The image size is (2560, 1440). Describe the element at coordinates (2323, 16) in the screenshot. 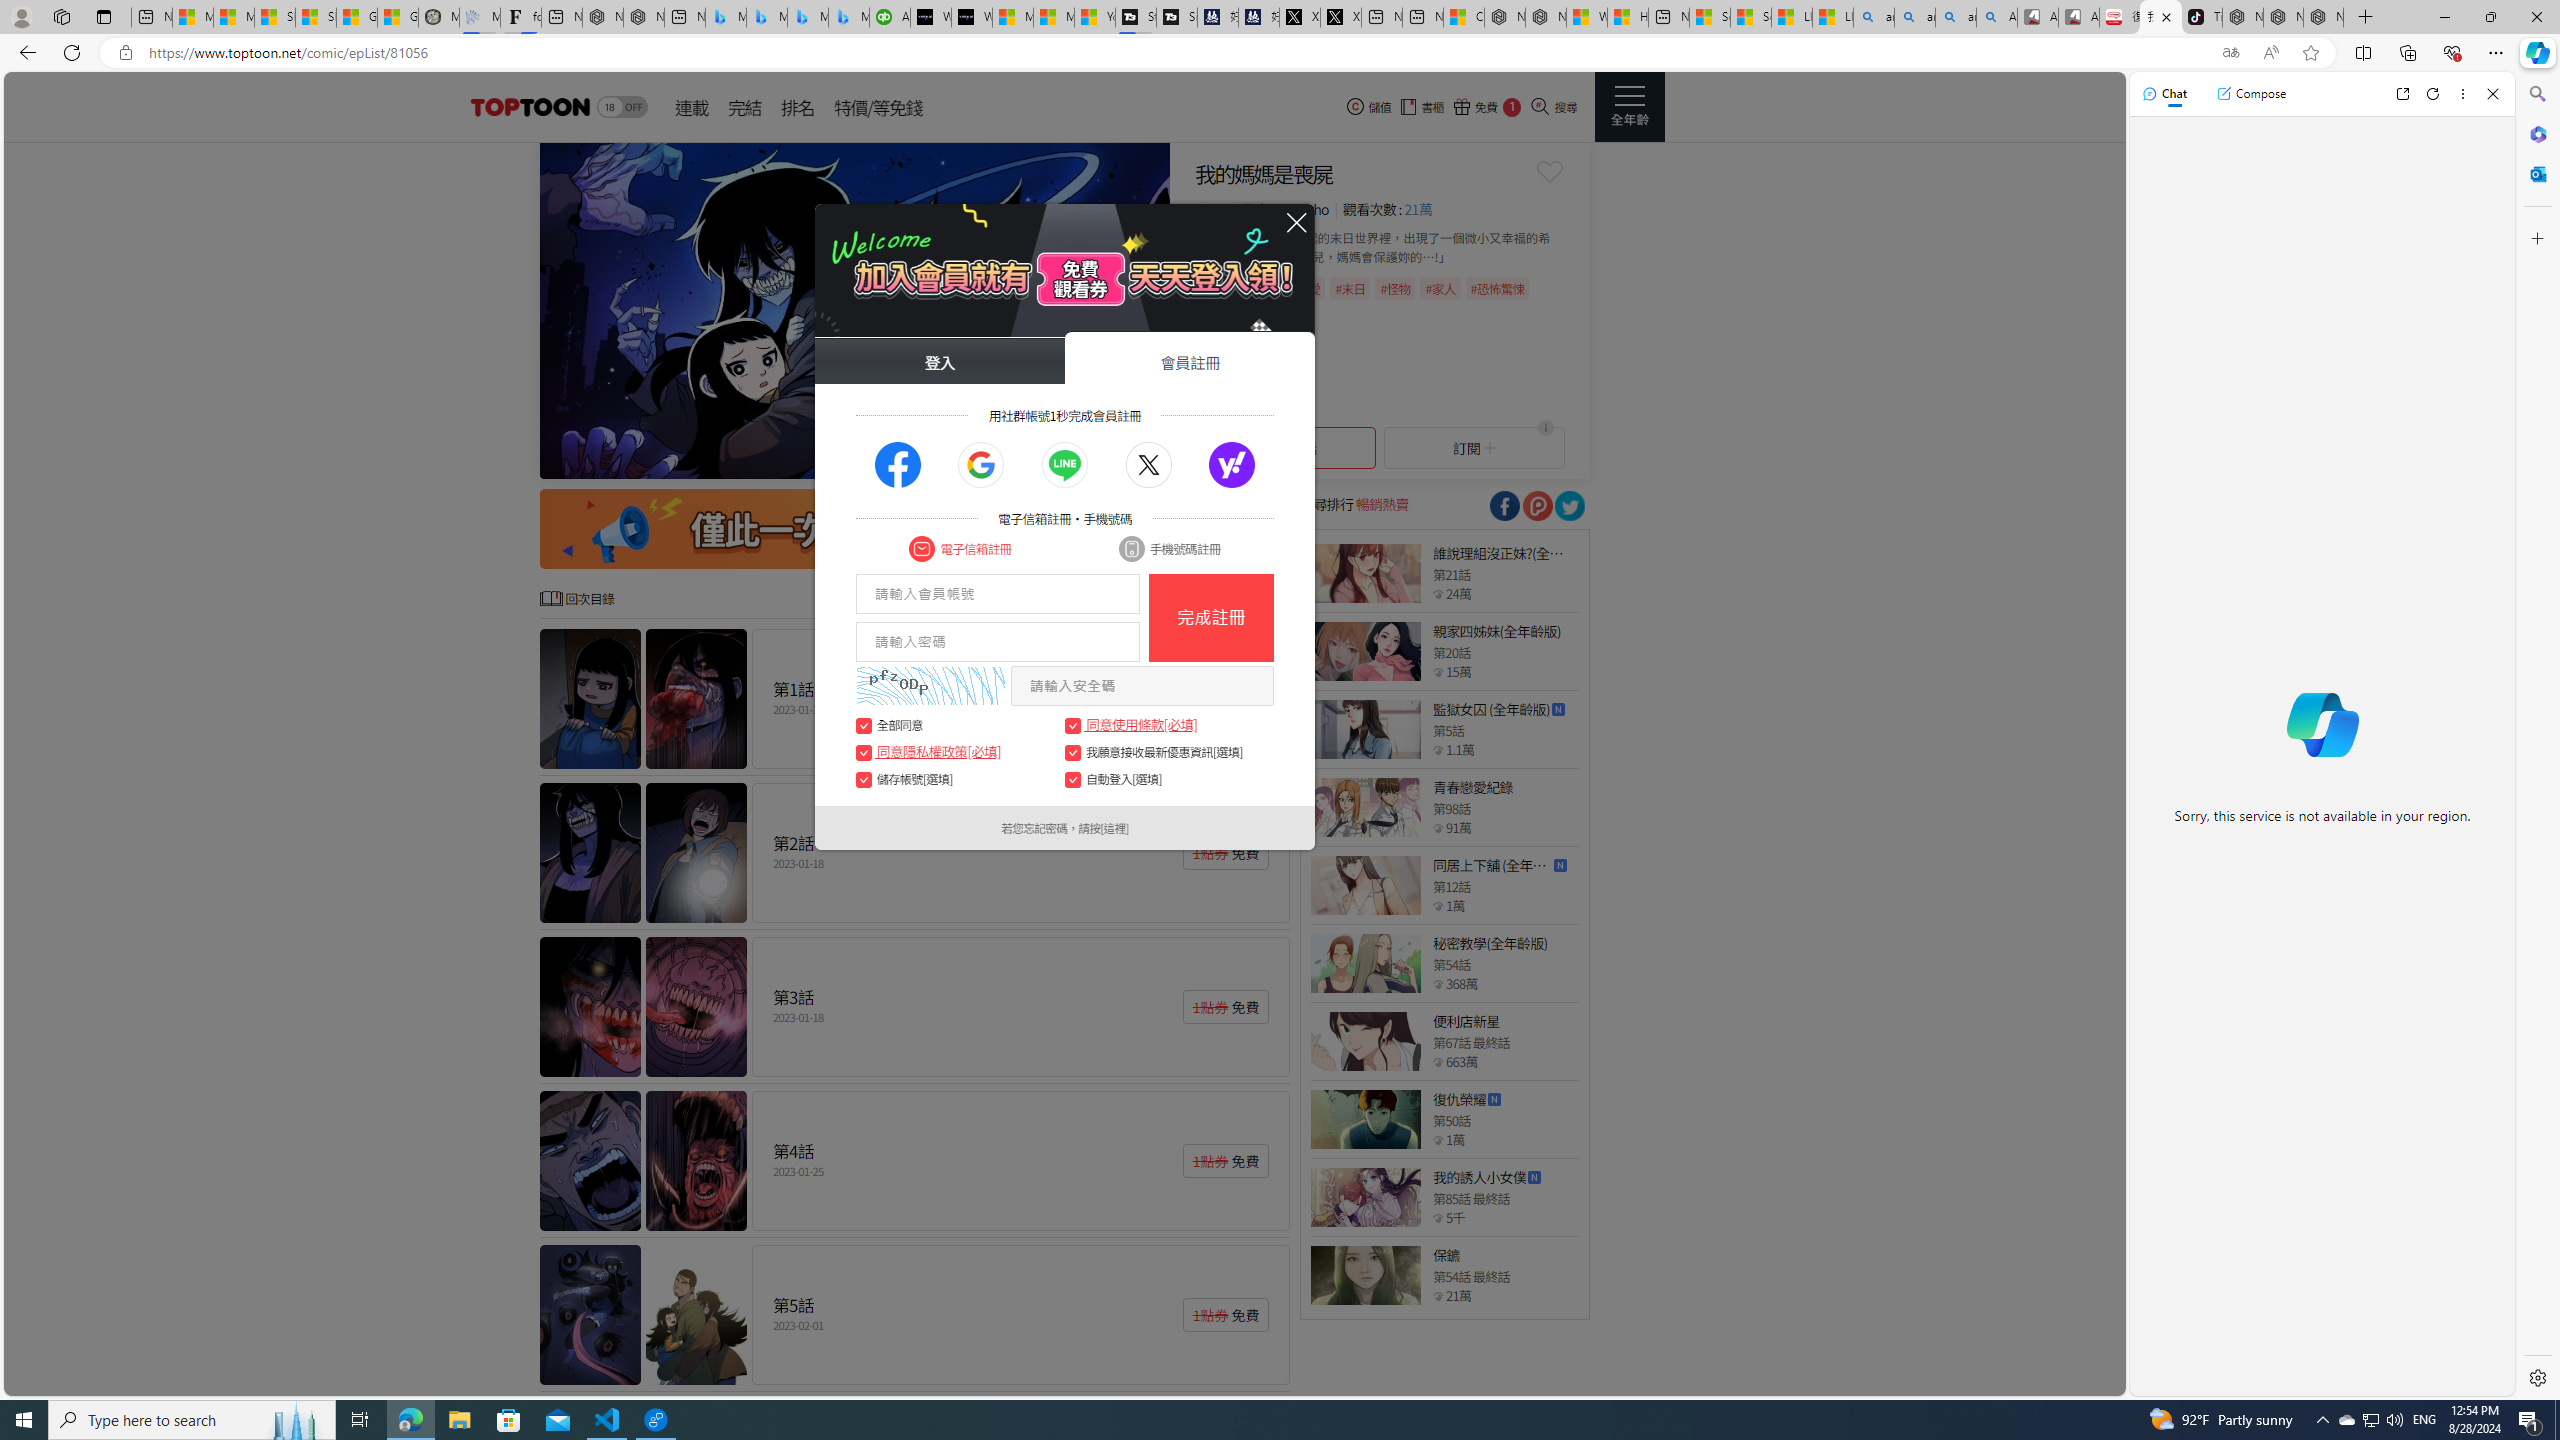

I see `'Nordace - Siena Pro 15 Essential Set'` at that location.